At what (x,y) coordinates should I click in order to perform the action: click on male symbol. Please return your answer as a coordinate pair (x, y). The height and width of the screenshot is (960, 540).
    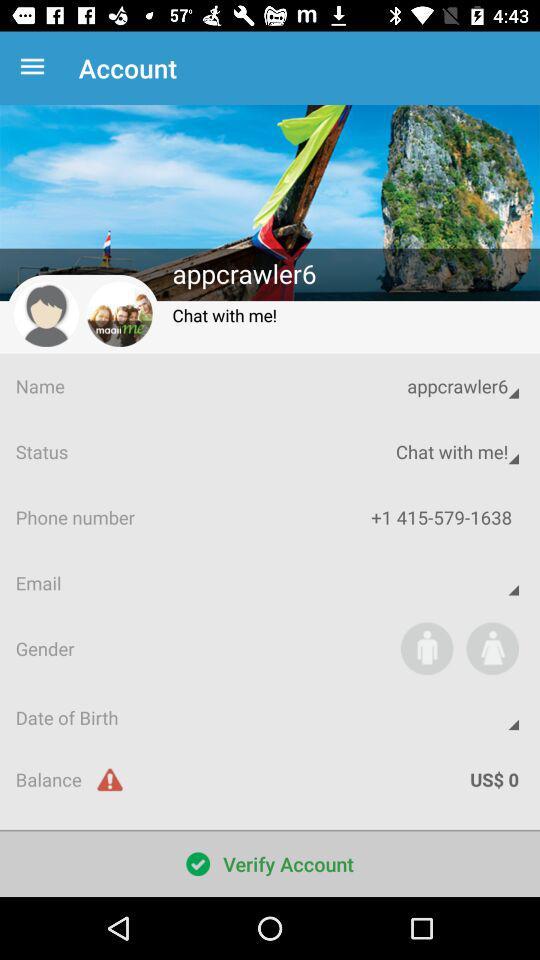
    Looking at the image, I should click on (426, 647).